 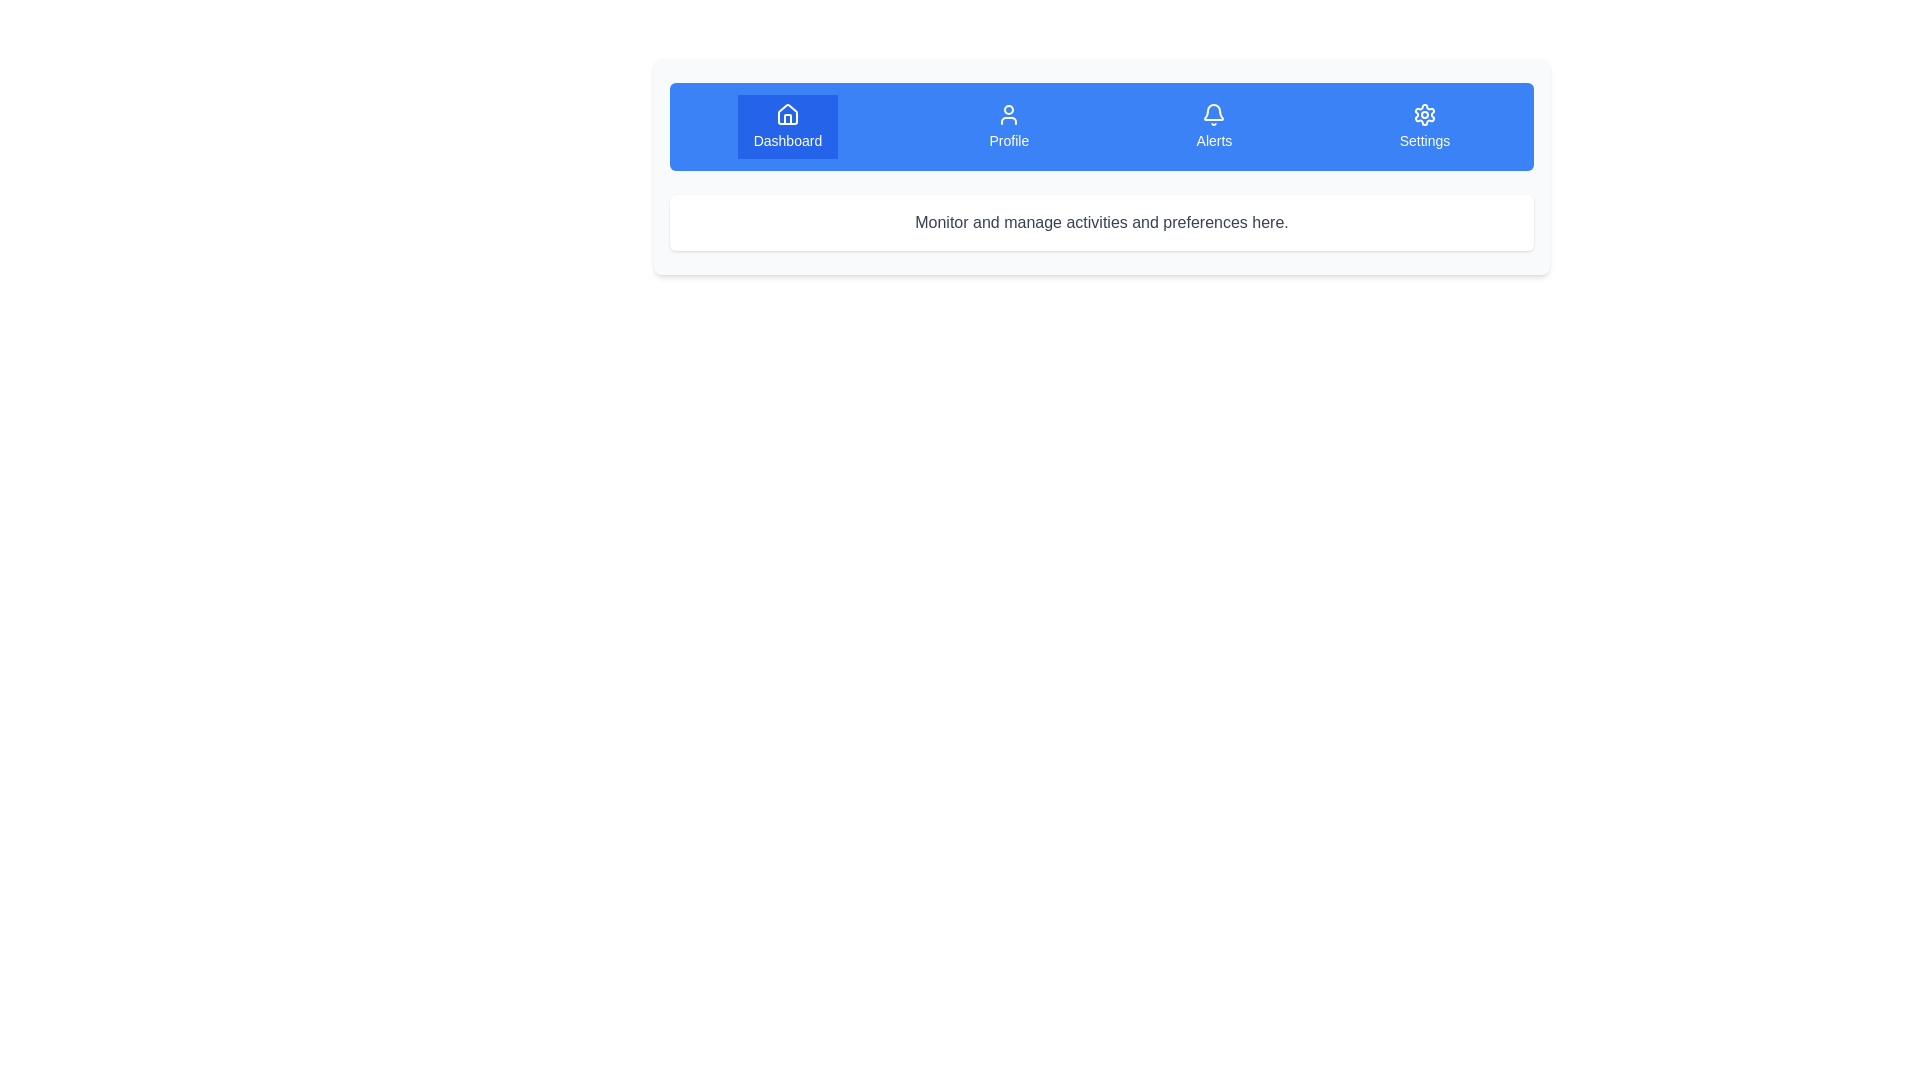 I want to click on the Navigation bar, so click(x=1101, y=127).